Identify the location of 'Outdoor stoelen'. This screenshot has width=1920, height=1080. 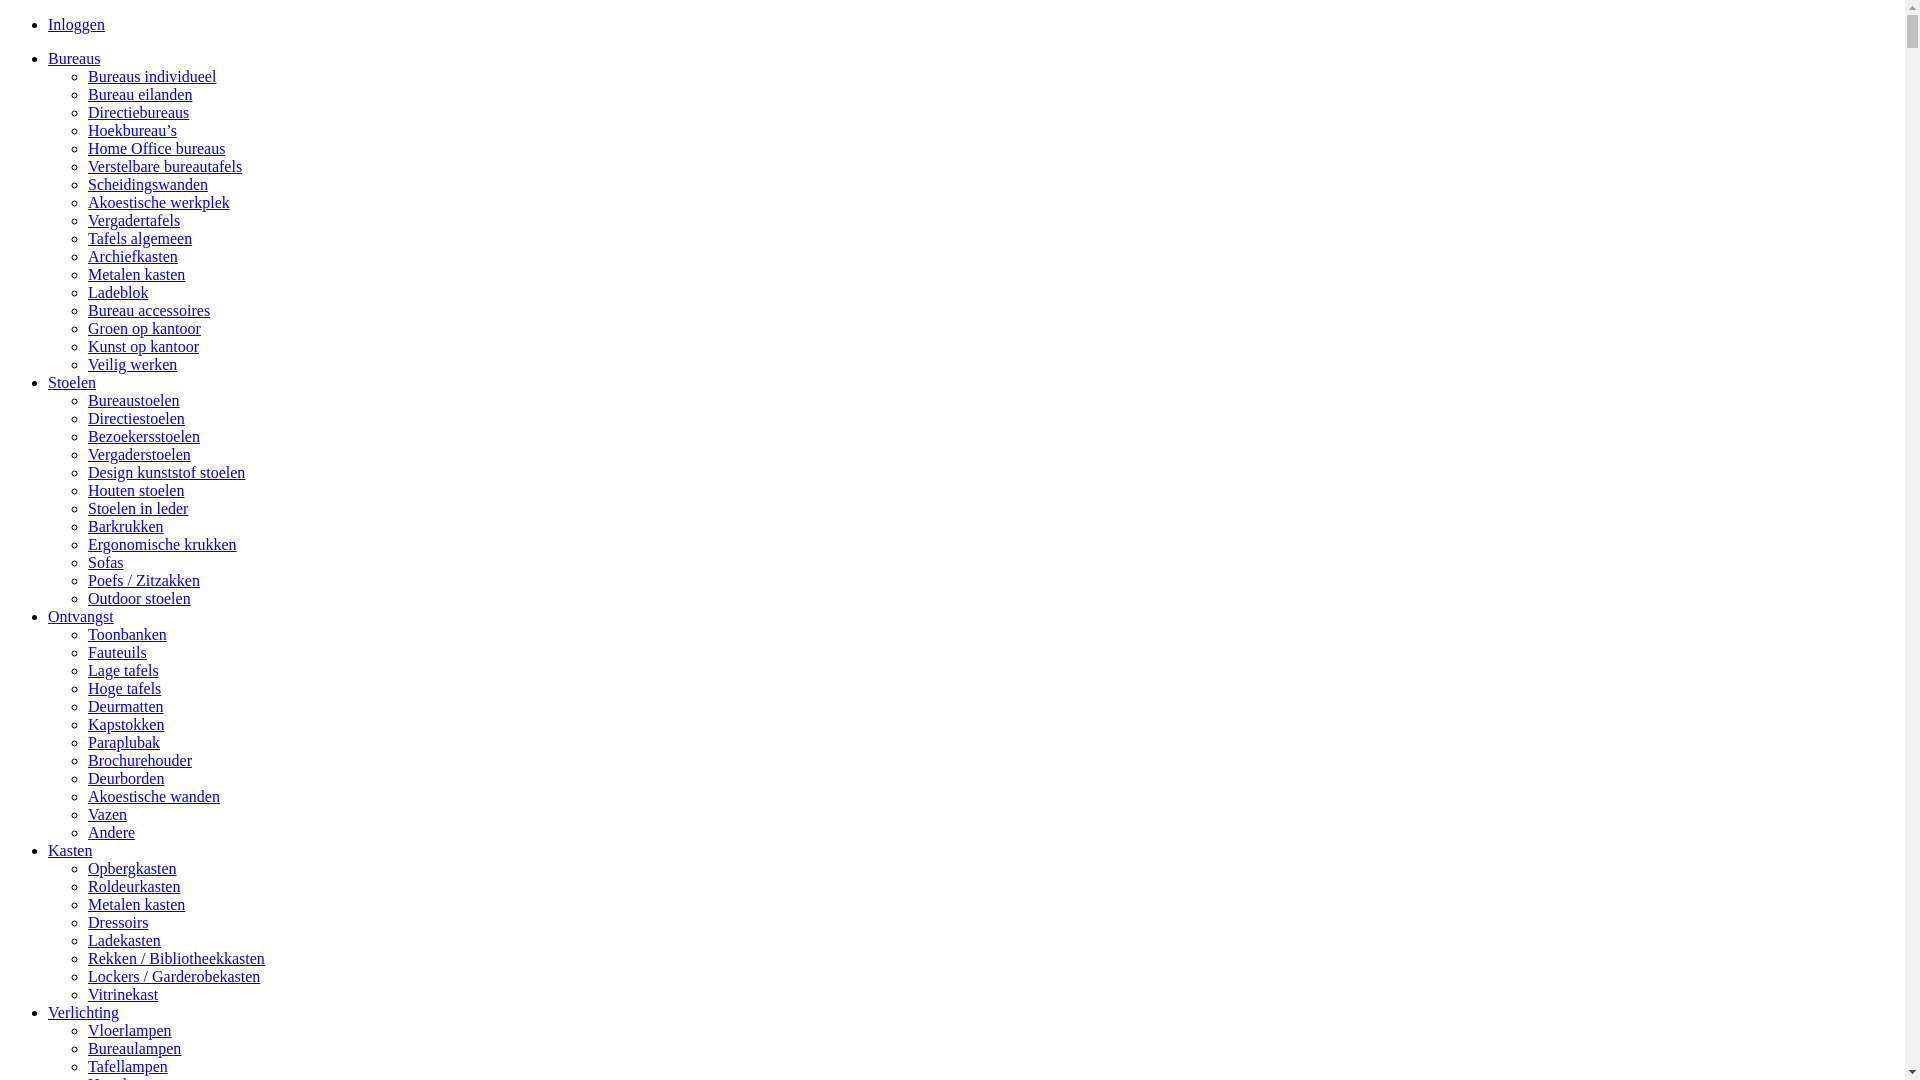
(138, 597).